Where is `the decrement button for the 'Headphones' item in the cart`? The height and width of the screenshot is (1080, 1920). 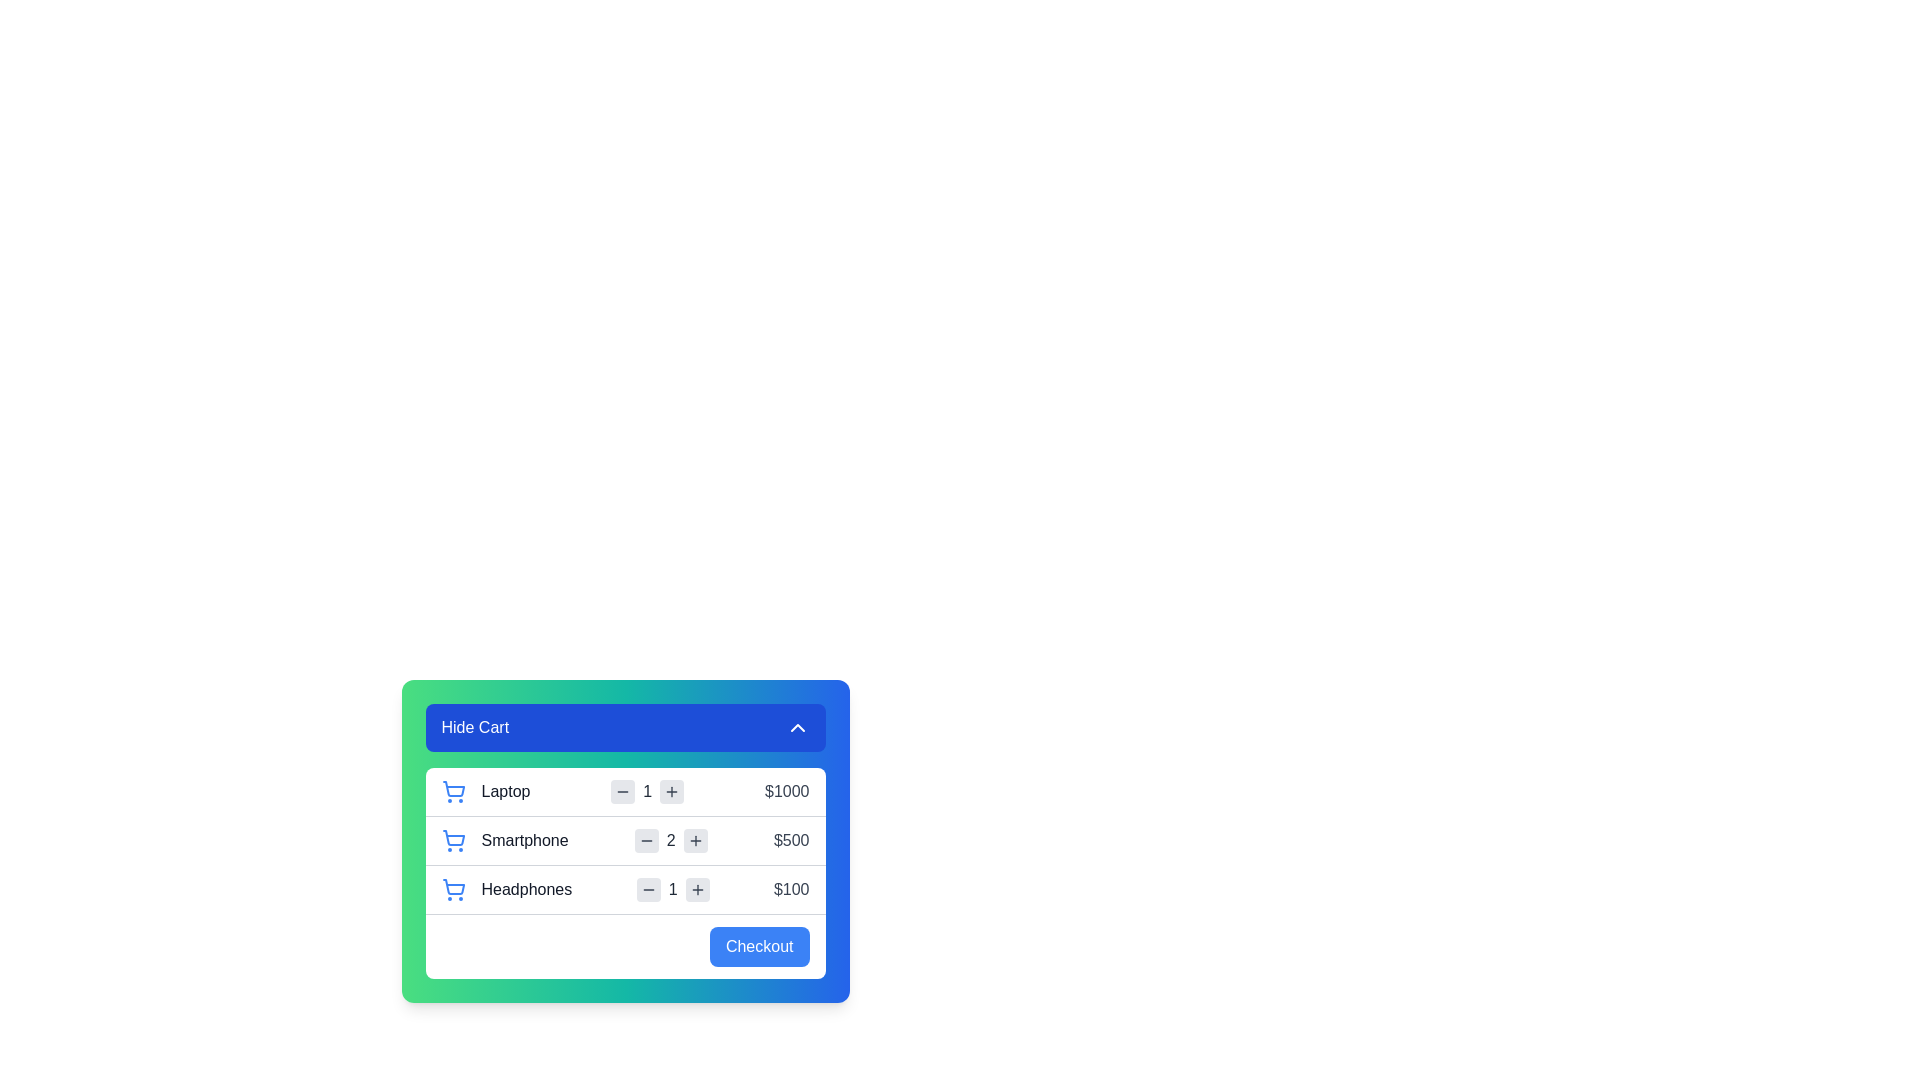
the decrement button for the 'Headphones' item in the cart is located at coordinates (648, 889).